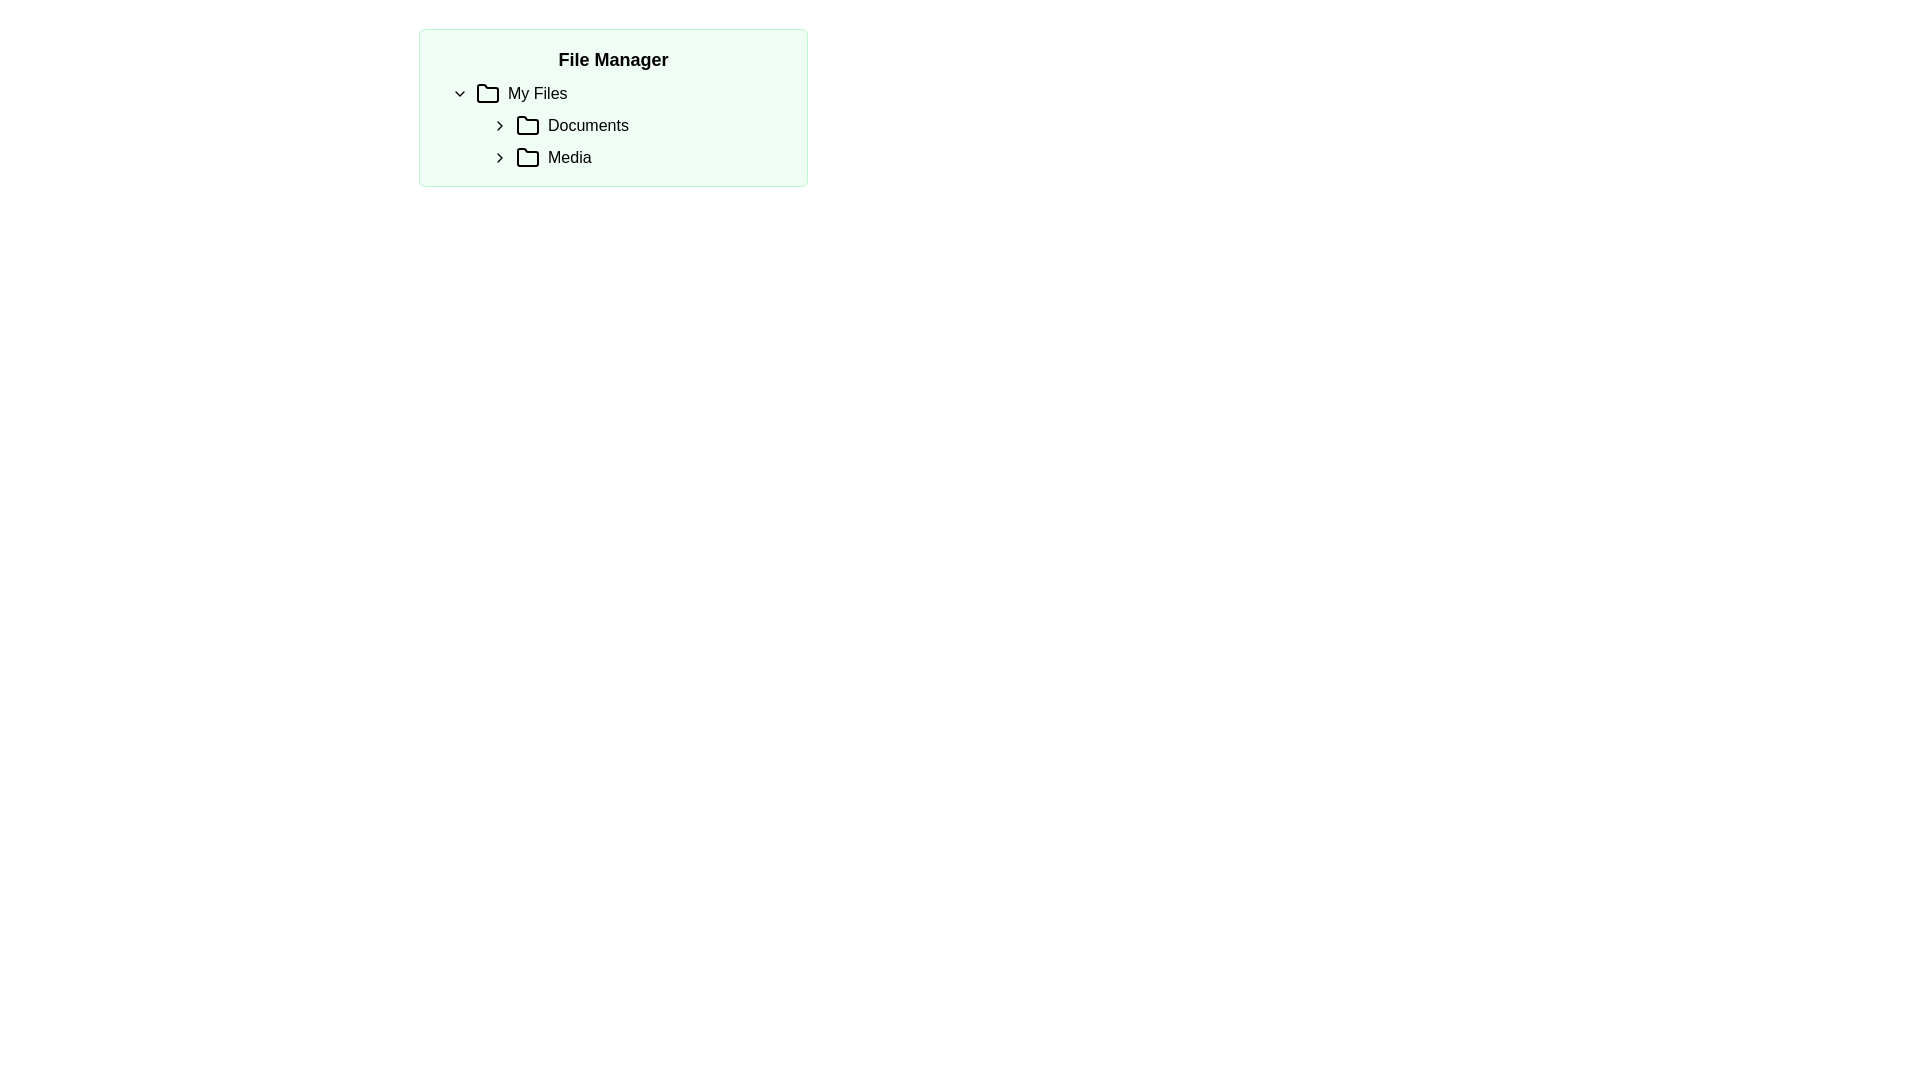  I want to click on the right-facing chevron icon located next to the text 'Media', which indicates expandable content, so click(499, 157).